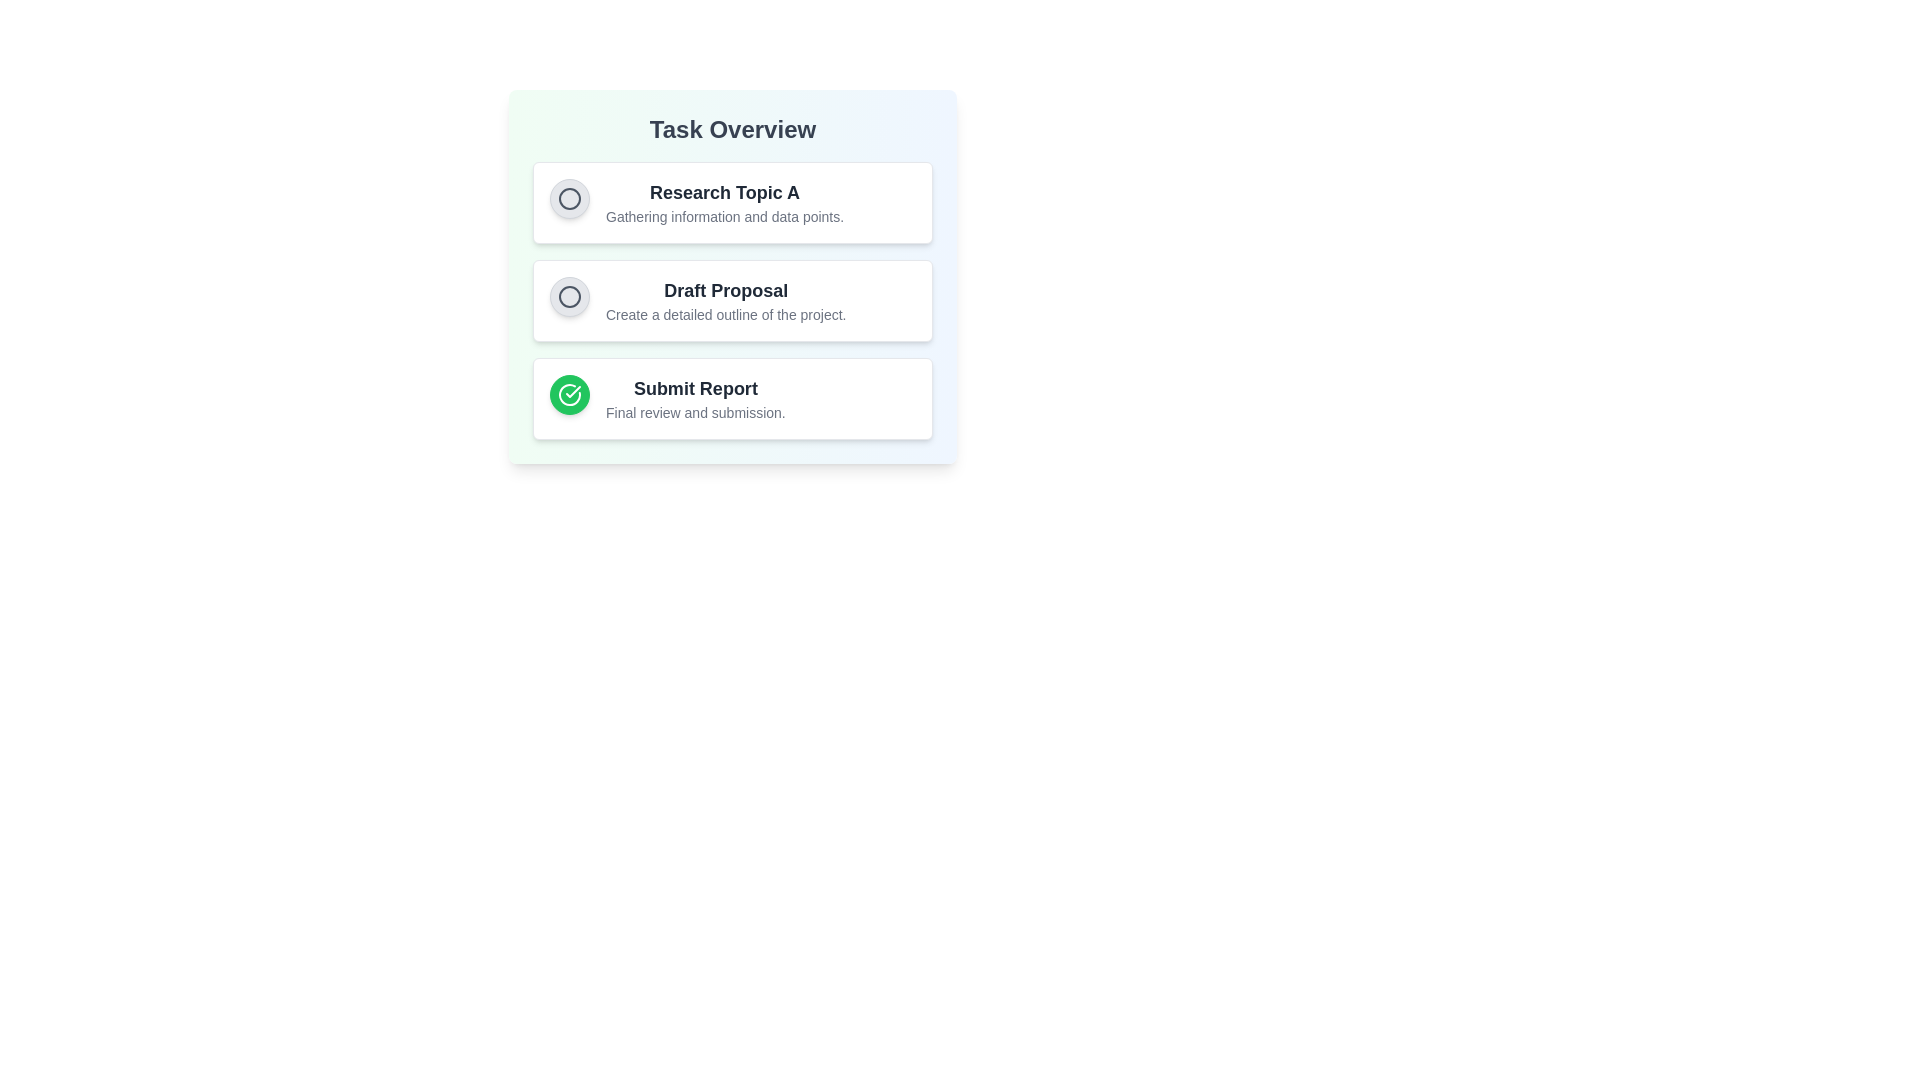 The height and width of the screenshot is (1080, 1920). Describe the element at coordinates (569, 394) in the screenshot. I see `the circular icon with a green background and white checkmark, located under the 'Task Overview' section, aligned with the 'Submit Report' task text` at that location.